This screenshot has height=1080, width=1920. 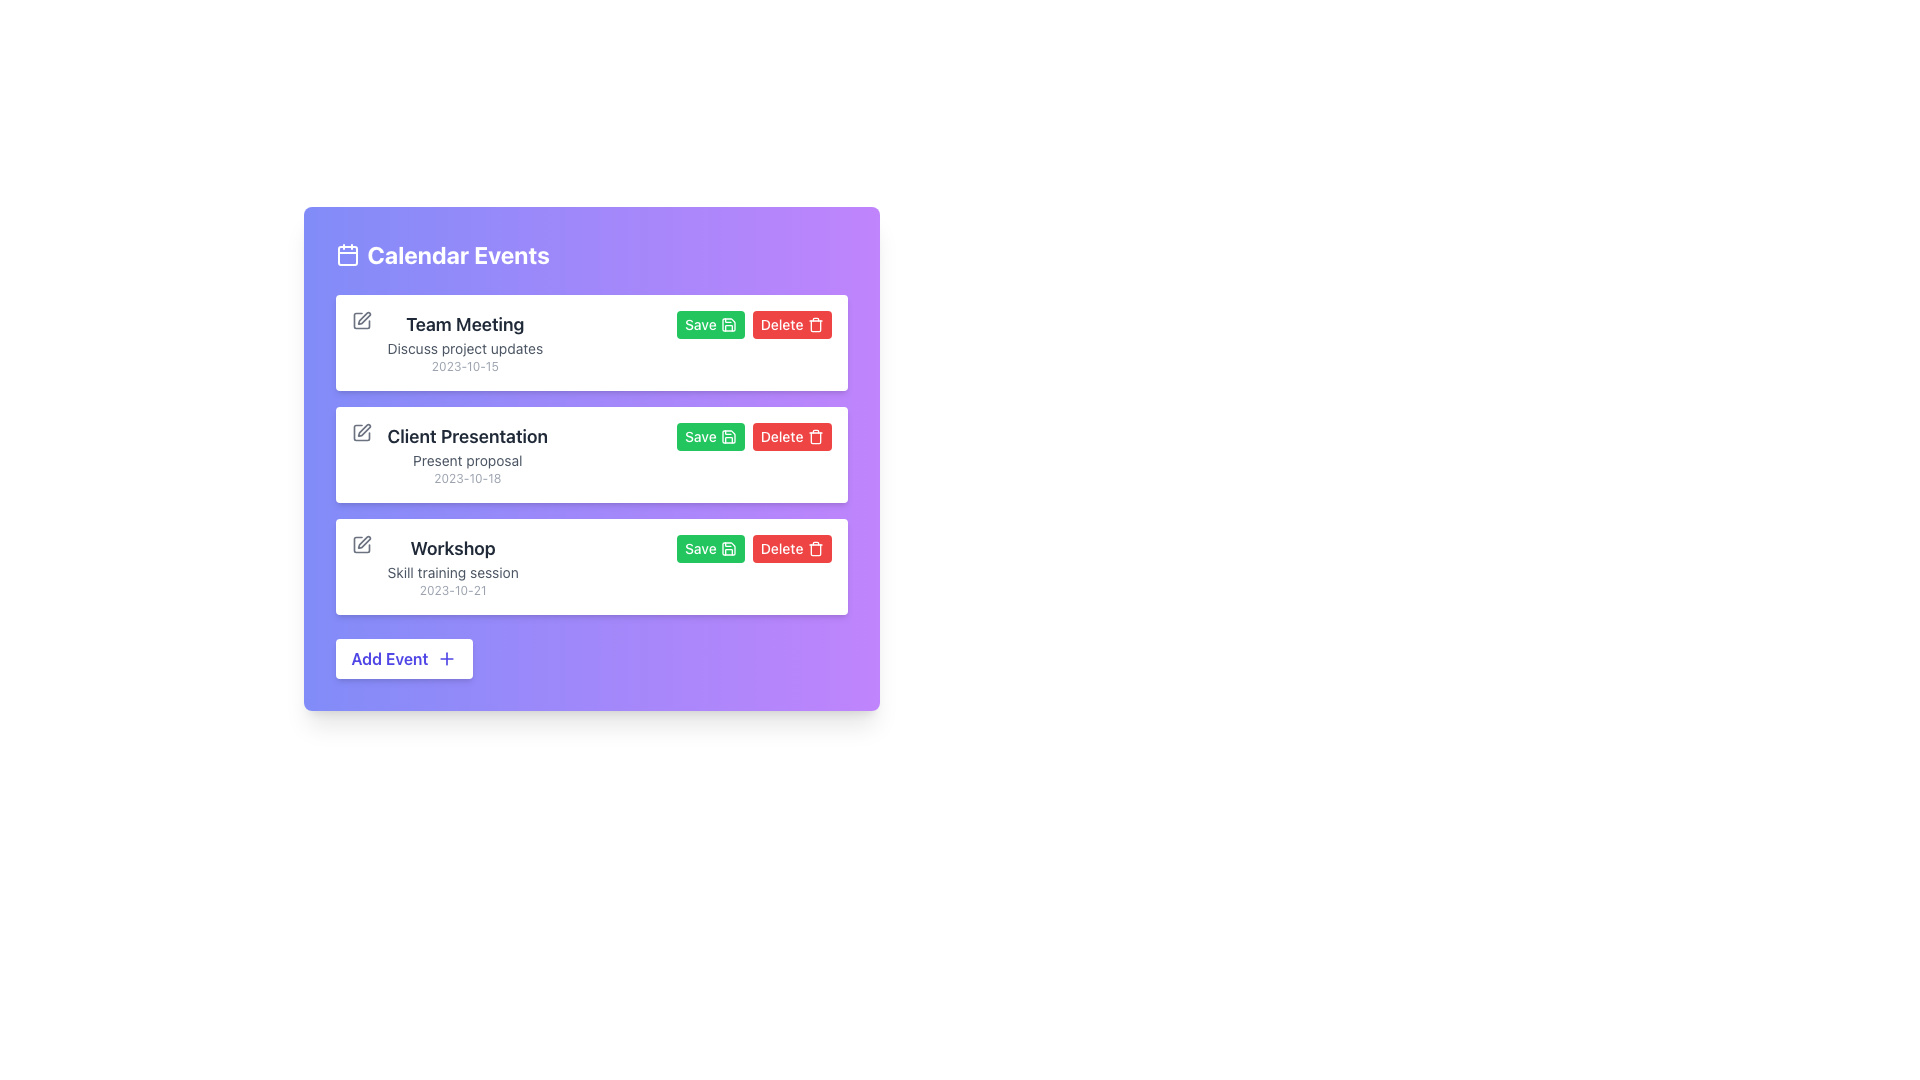 I want to click on the title text label of the second event block in the 'Calendar Events' section, which is the largest text displaying the event title, so click(x=466, y=435).